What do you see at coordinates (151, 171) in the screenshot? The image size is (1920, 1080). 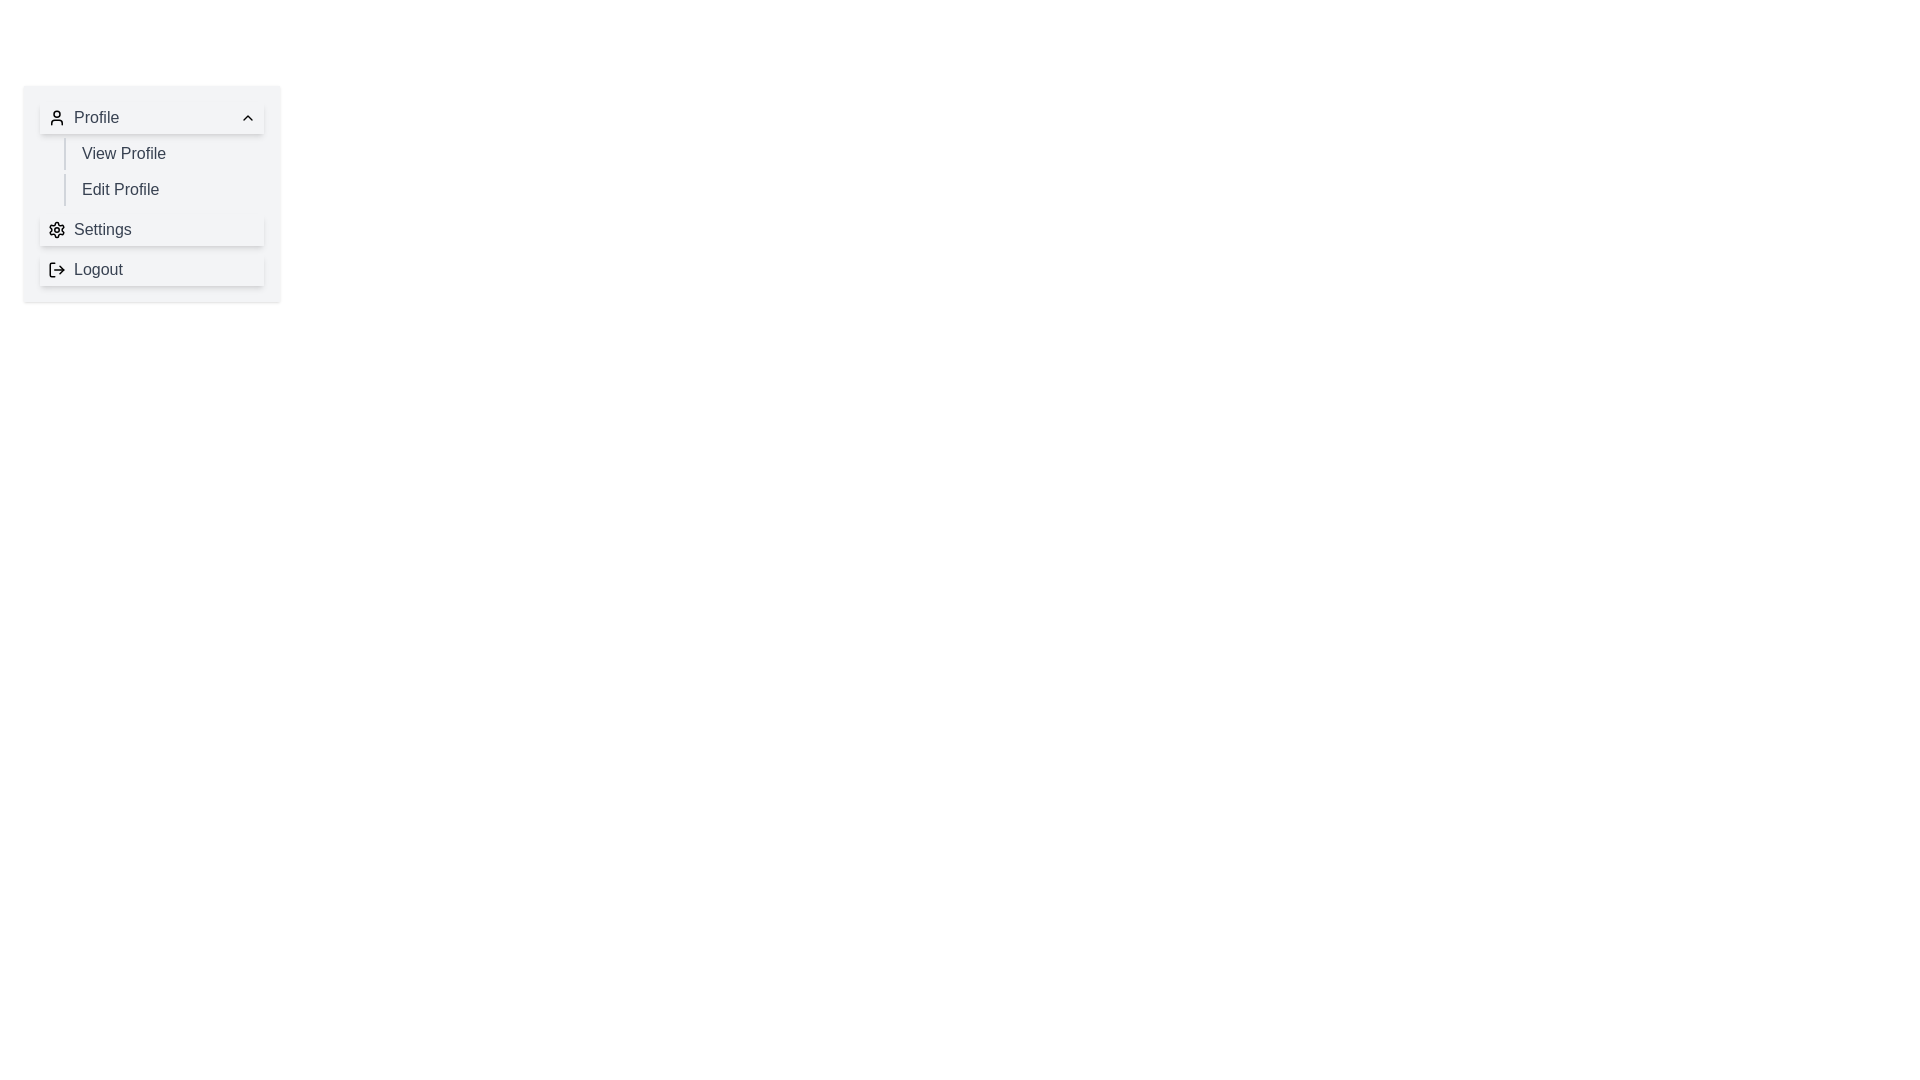 I see `the 'View Profile' or 'Edit Profile' option in the grouped menu item to change its state` at bounding box center [151, 171].